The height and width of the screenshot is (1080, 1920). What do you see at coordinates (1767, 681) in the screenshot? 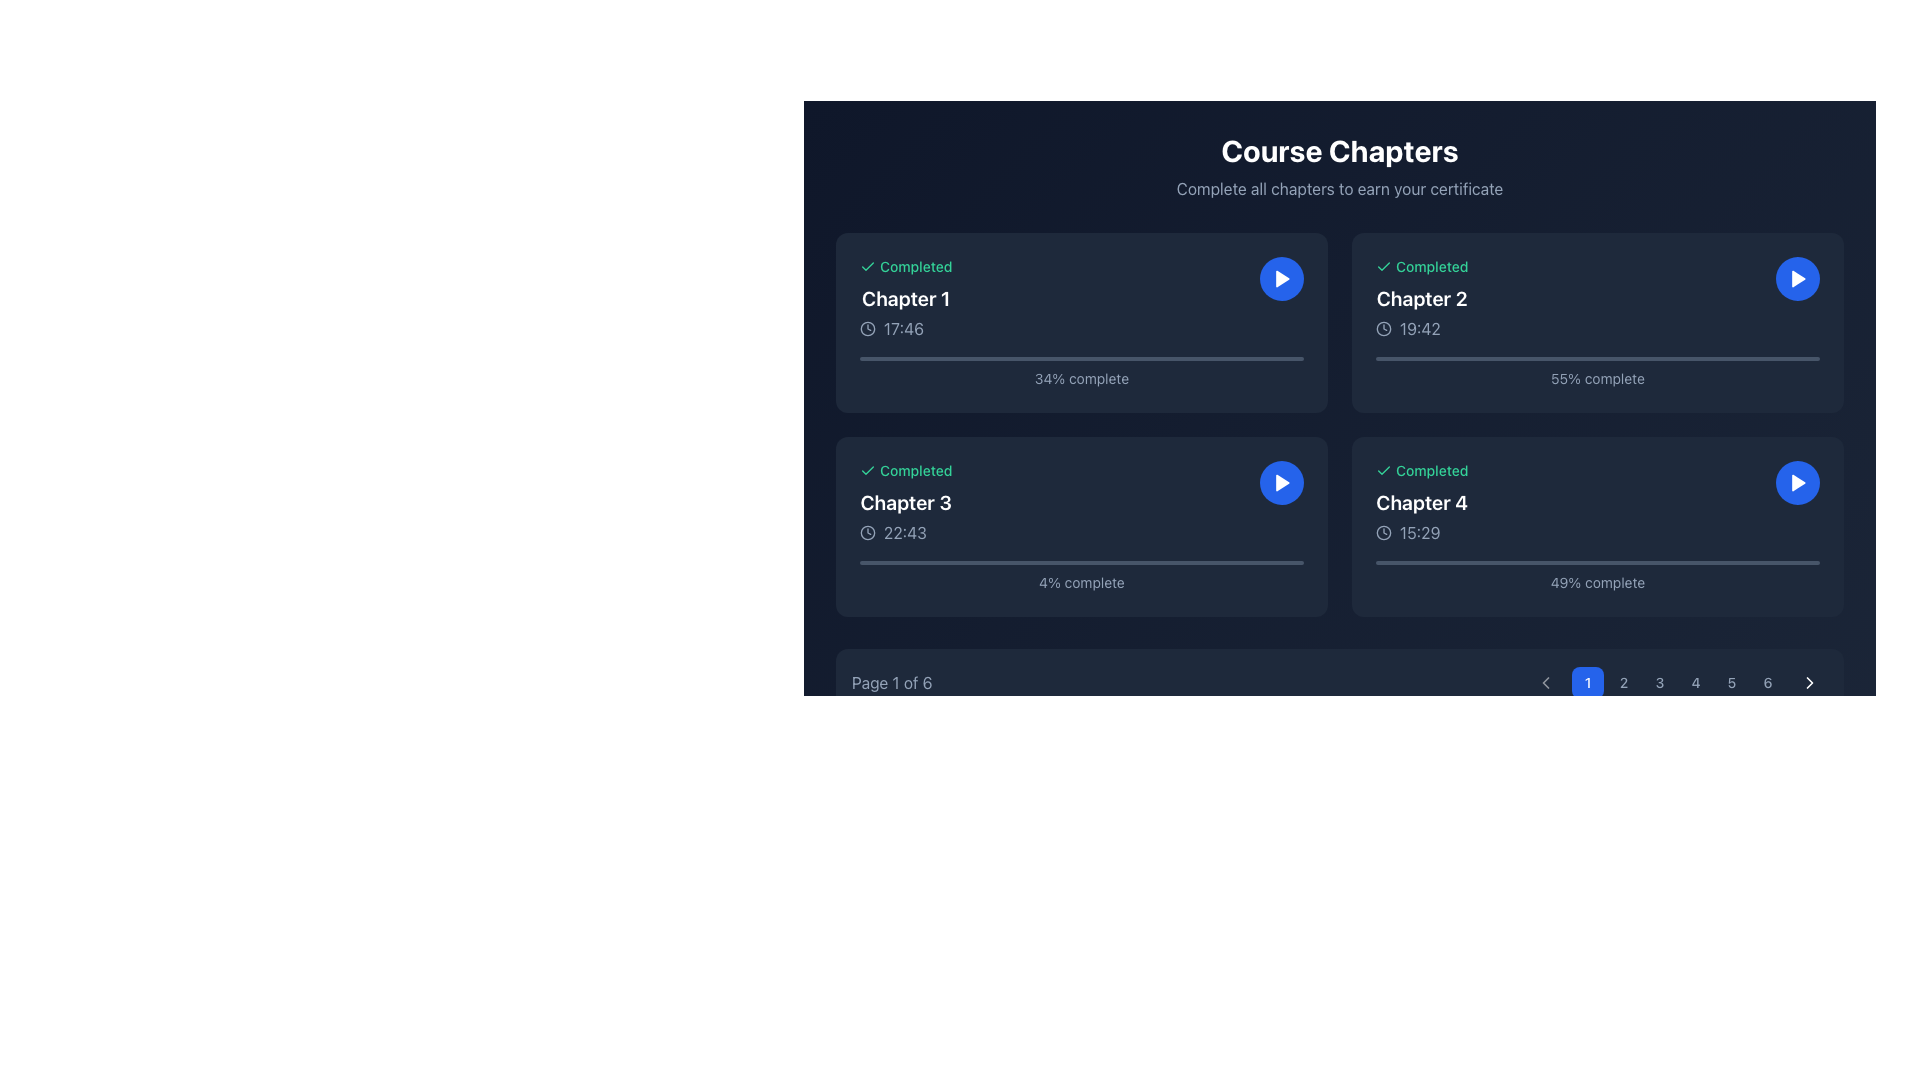
I see `the circular button labeled '6' with a light gray font` at bounding box center [1767, 681].